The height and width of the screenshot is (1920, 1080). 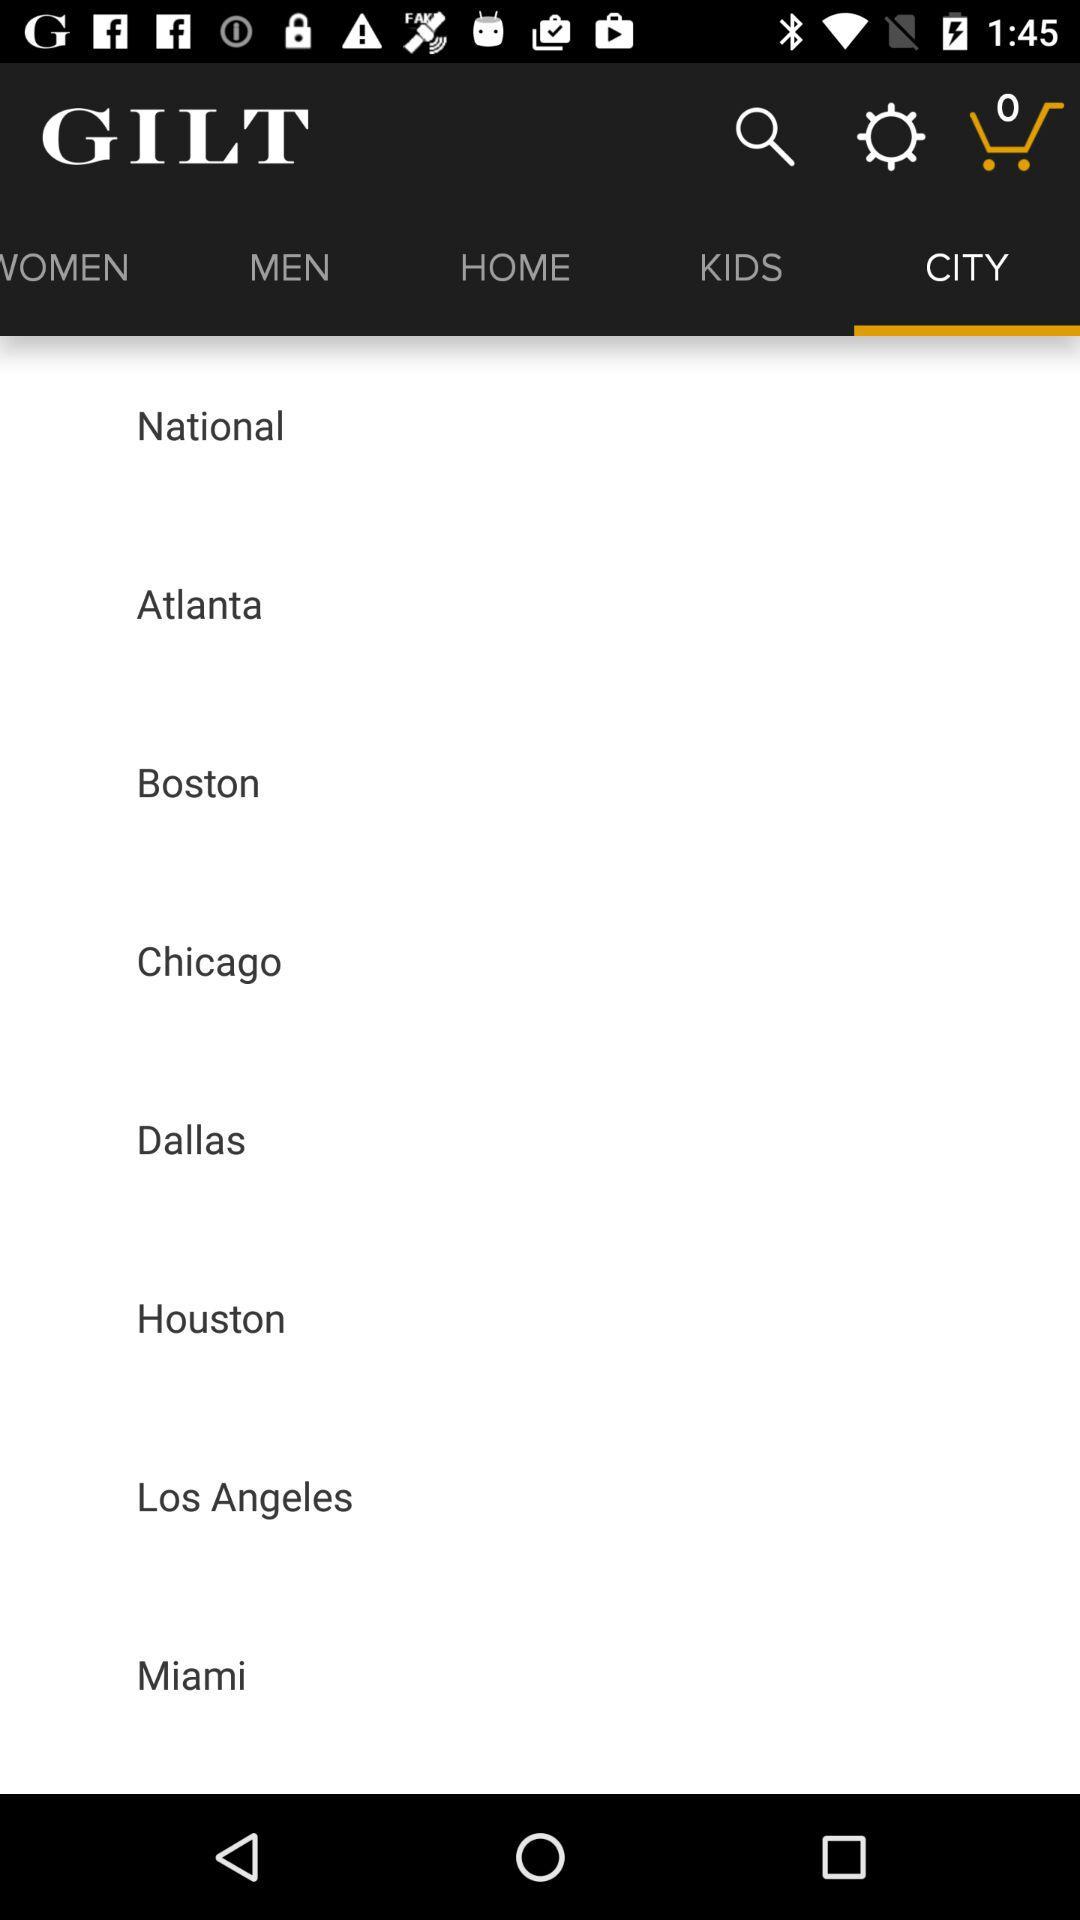 I want to click on the item above the boston item, so click(x=199, y=602).